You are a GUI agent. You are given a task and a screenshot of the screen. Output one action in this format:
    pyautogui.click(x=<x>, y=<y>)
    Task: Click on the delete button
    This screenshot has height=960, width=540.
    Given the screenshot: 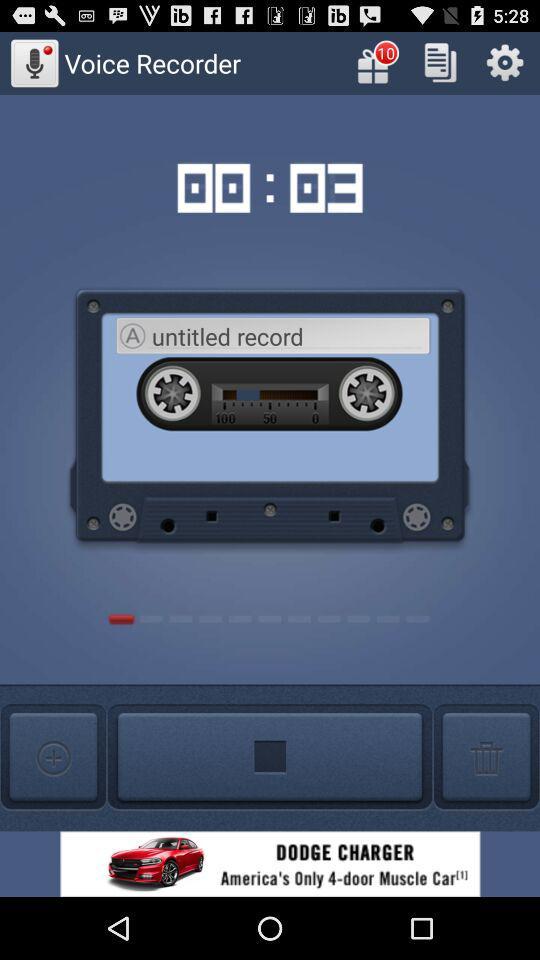 What is the action you would take?
    pyautogui.click(x=485, y=756)
    